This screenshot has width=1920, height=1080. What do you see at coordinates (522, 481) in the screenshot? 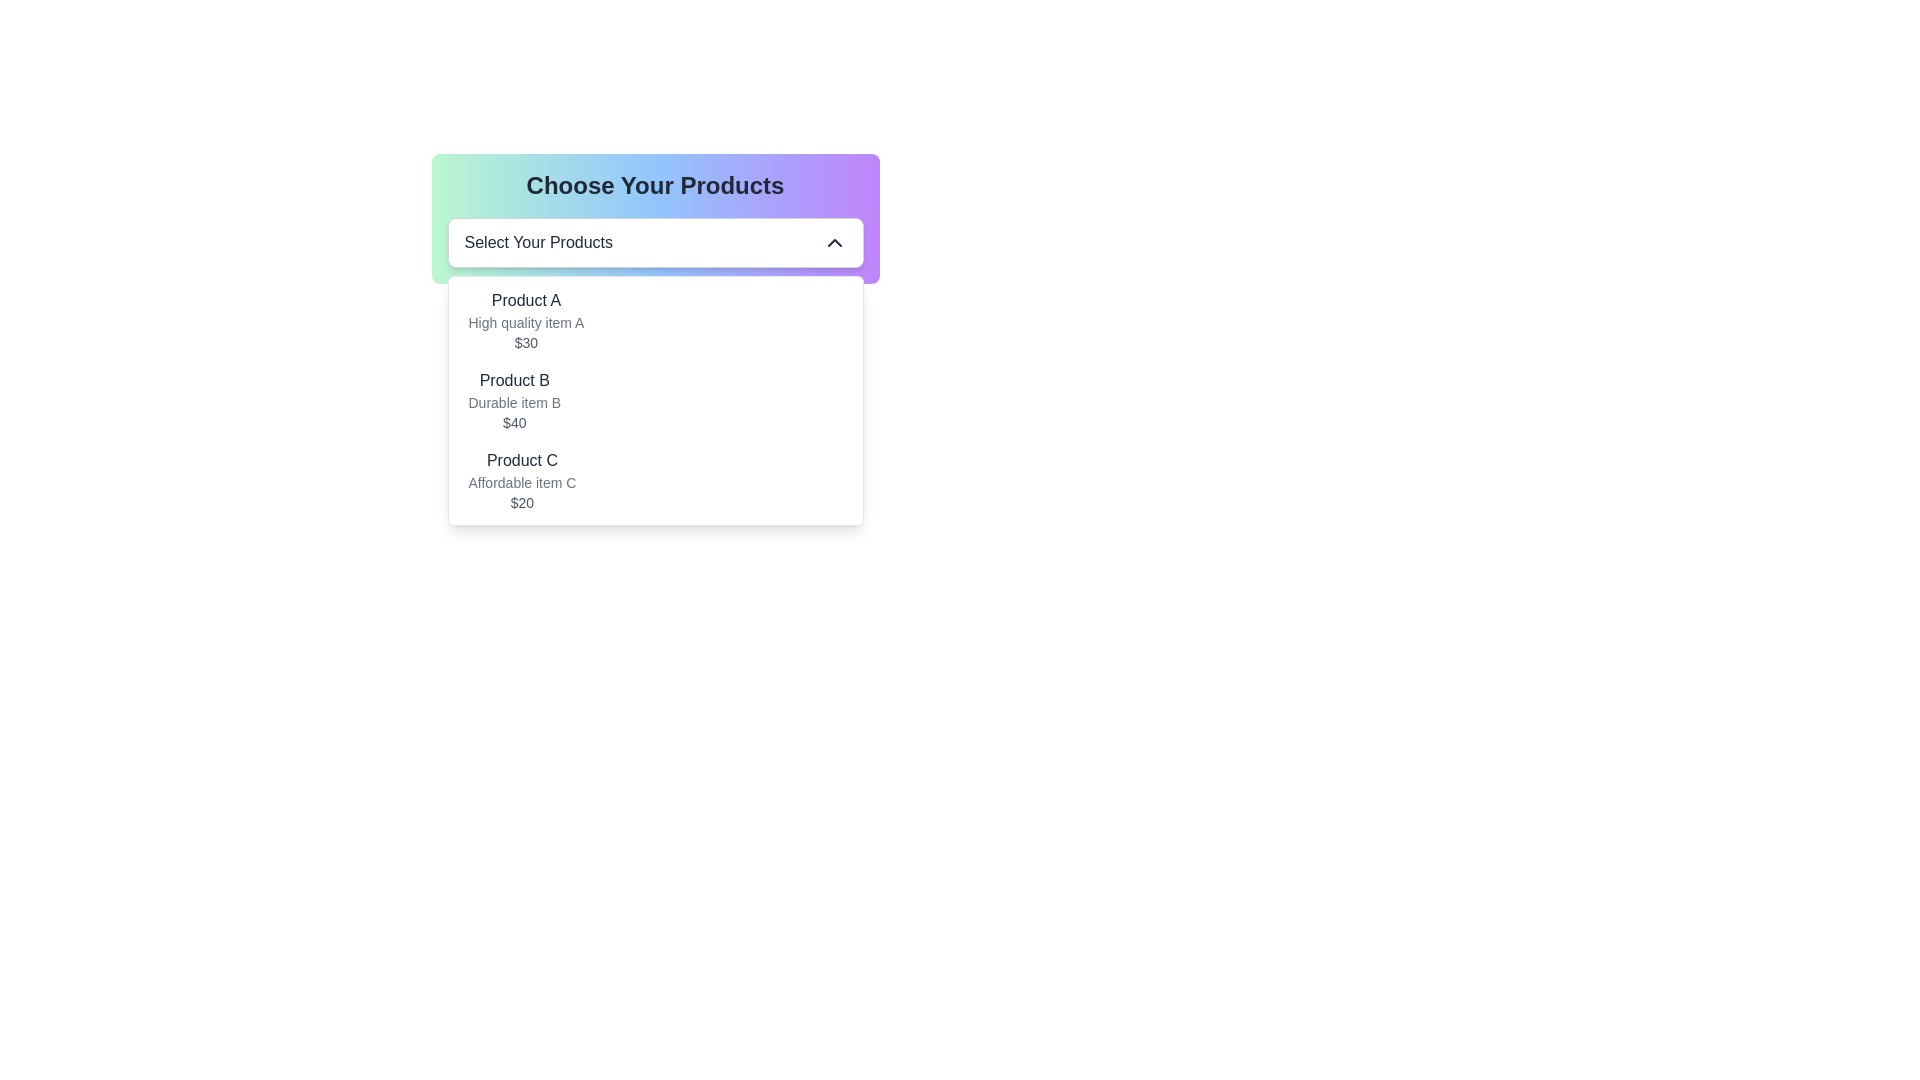
I see `the list item for 'Product C' in the dropdown menu labeled 'Choose Your Products'` at bounding box center [522, 481].